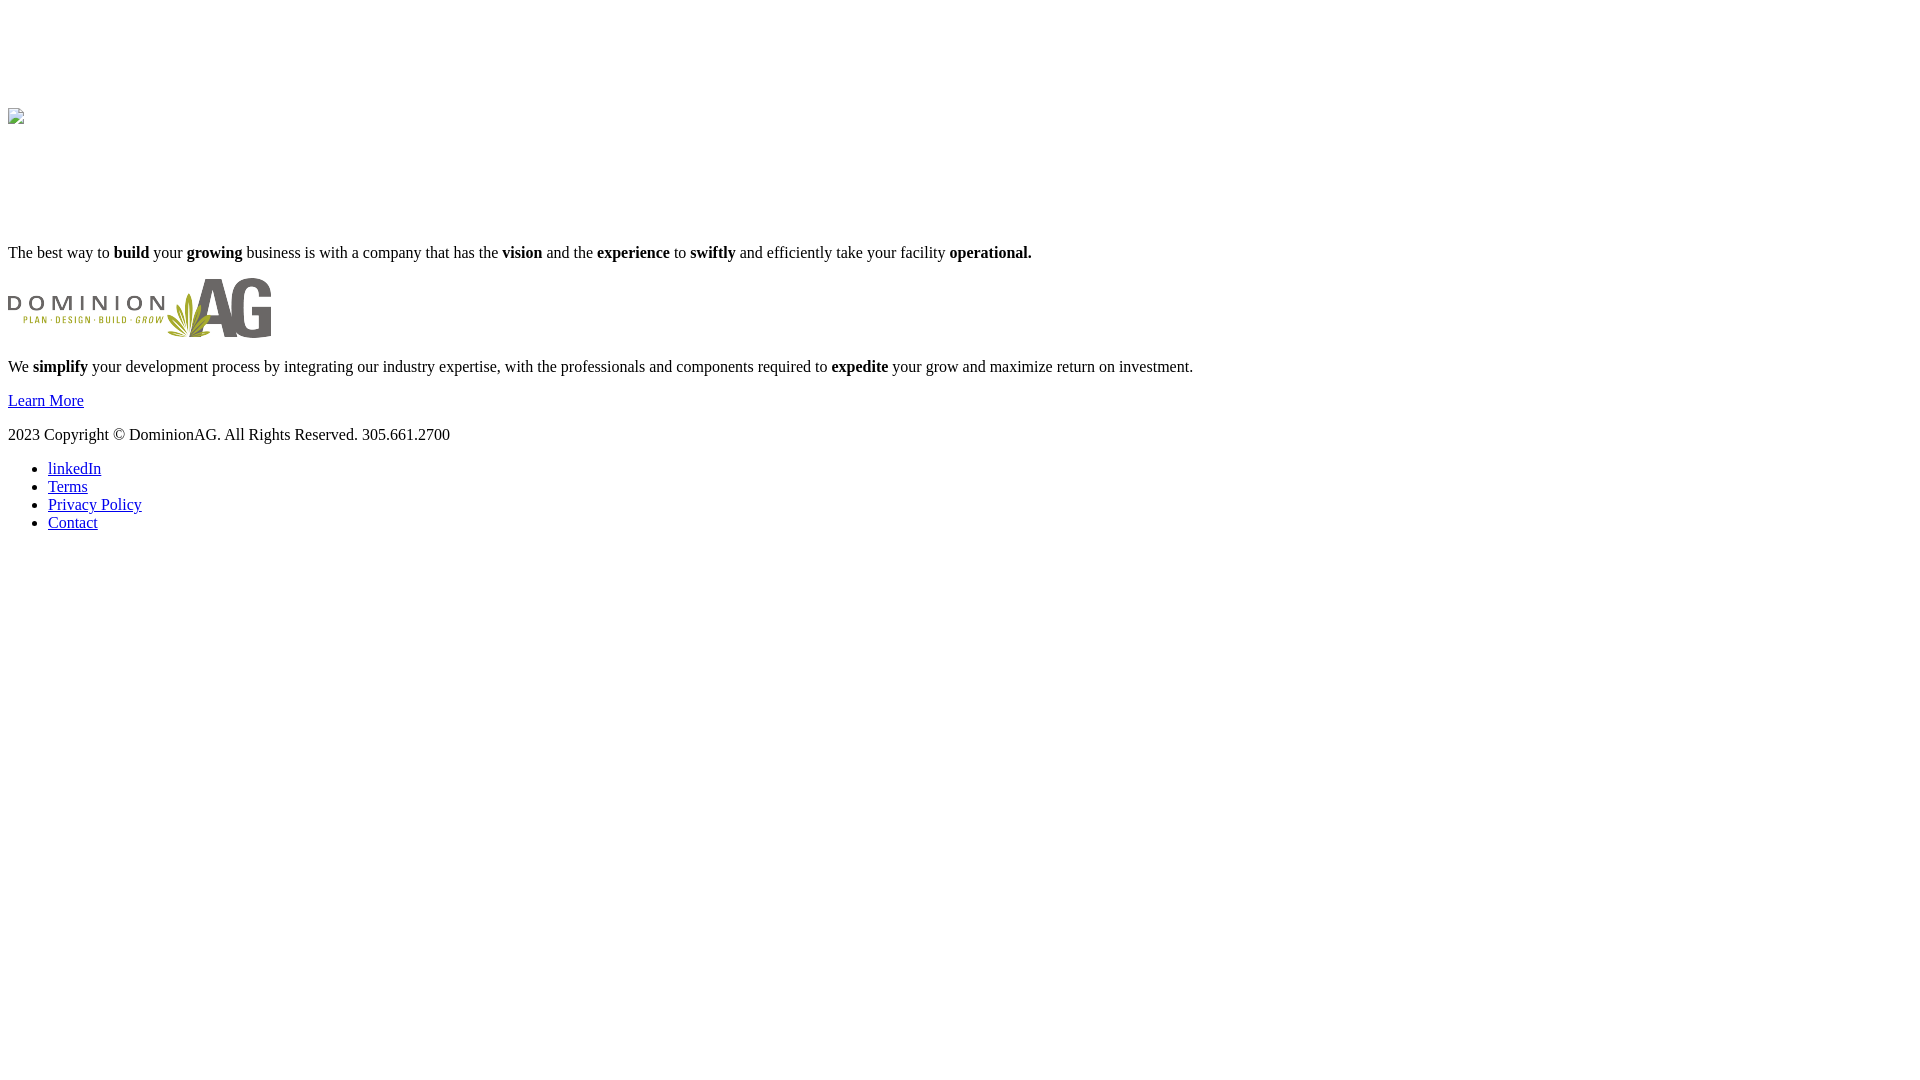  What do you see at coordinates (8, 400) in the screenshot?
I see `'Learn More'` at bounding box center [8, 400].